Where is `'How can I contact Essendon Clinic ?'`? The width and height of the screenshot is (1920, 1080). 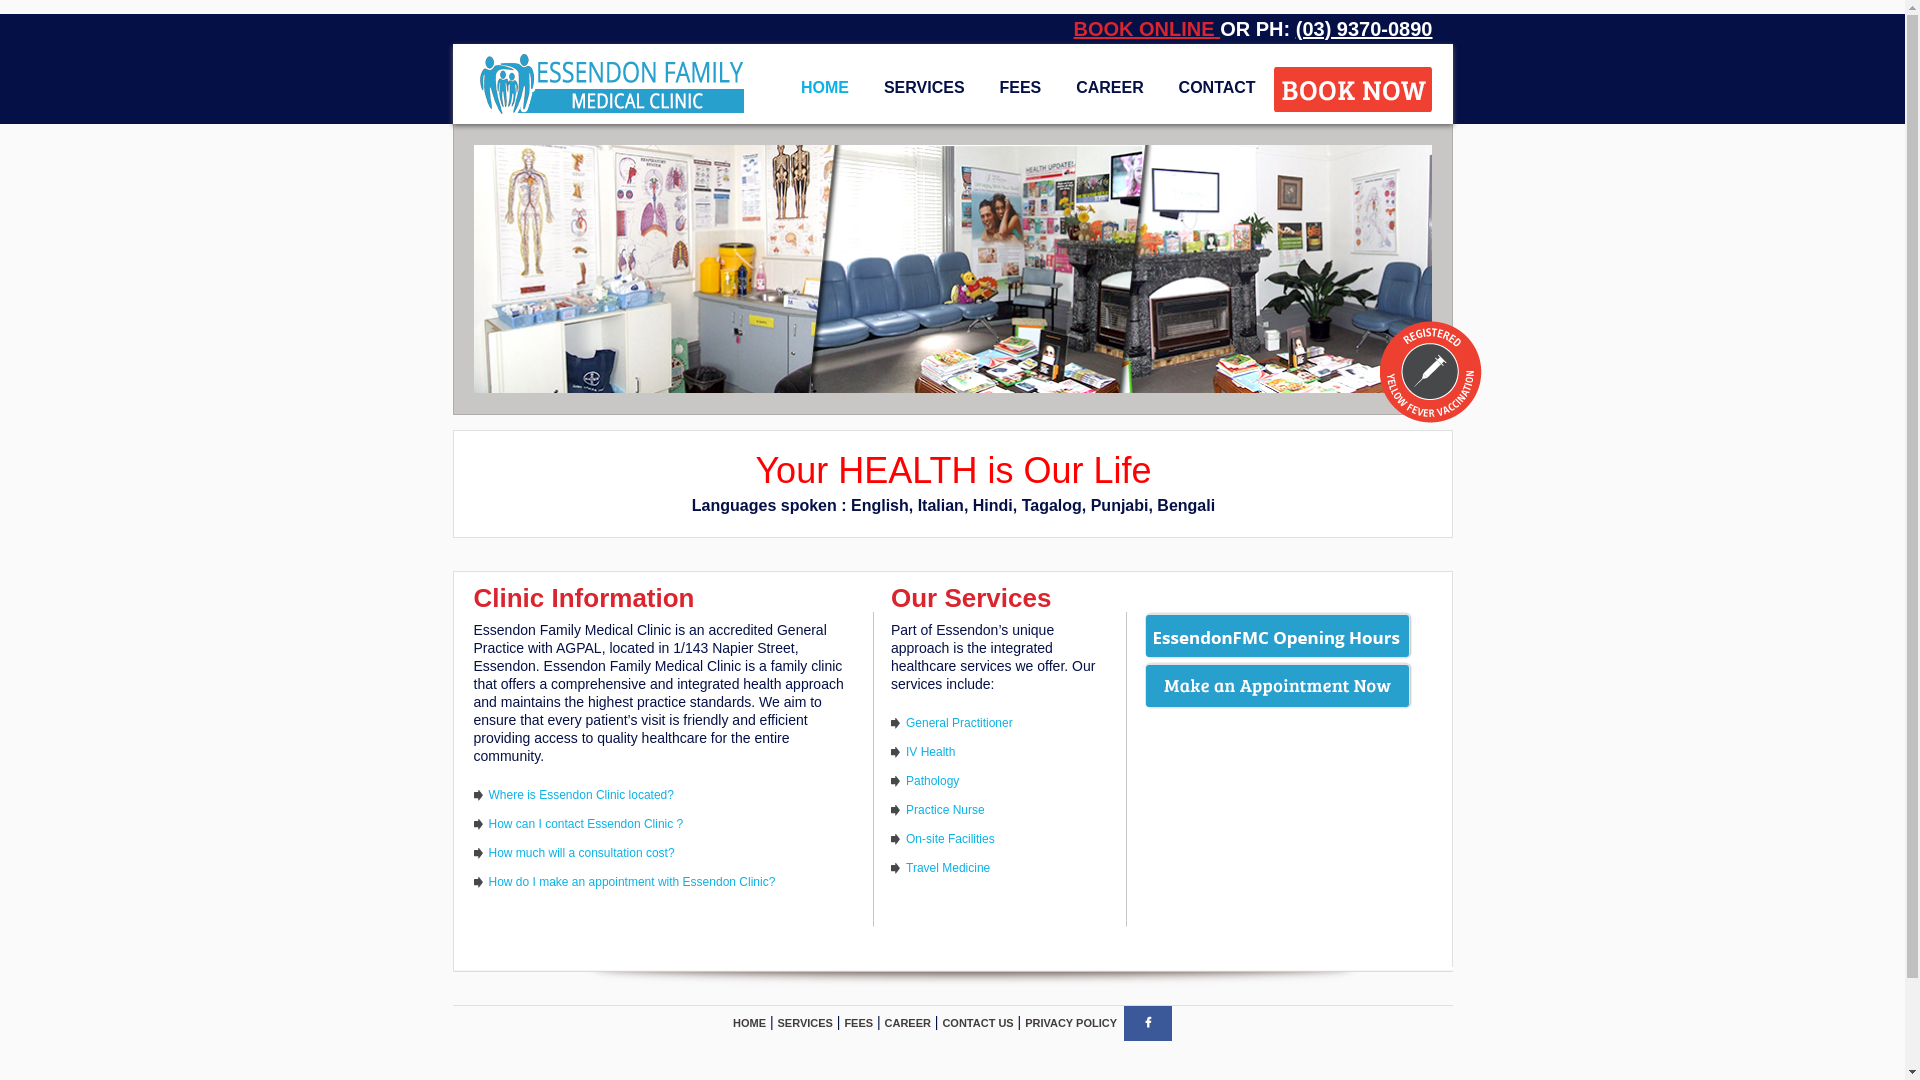 'How can I contact Essendon Clinic ?' is located at coordinates (584, 824).